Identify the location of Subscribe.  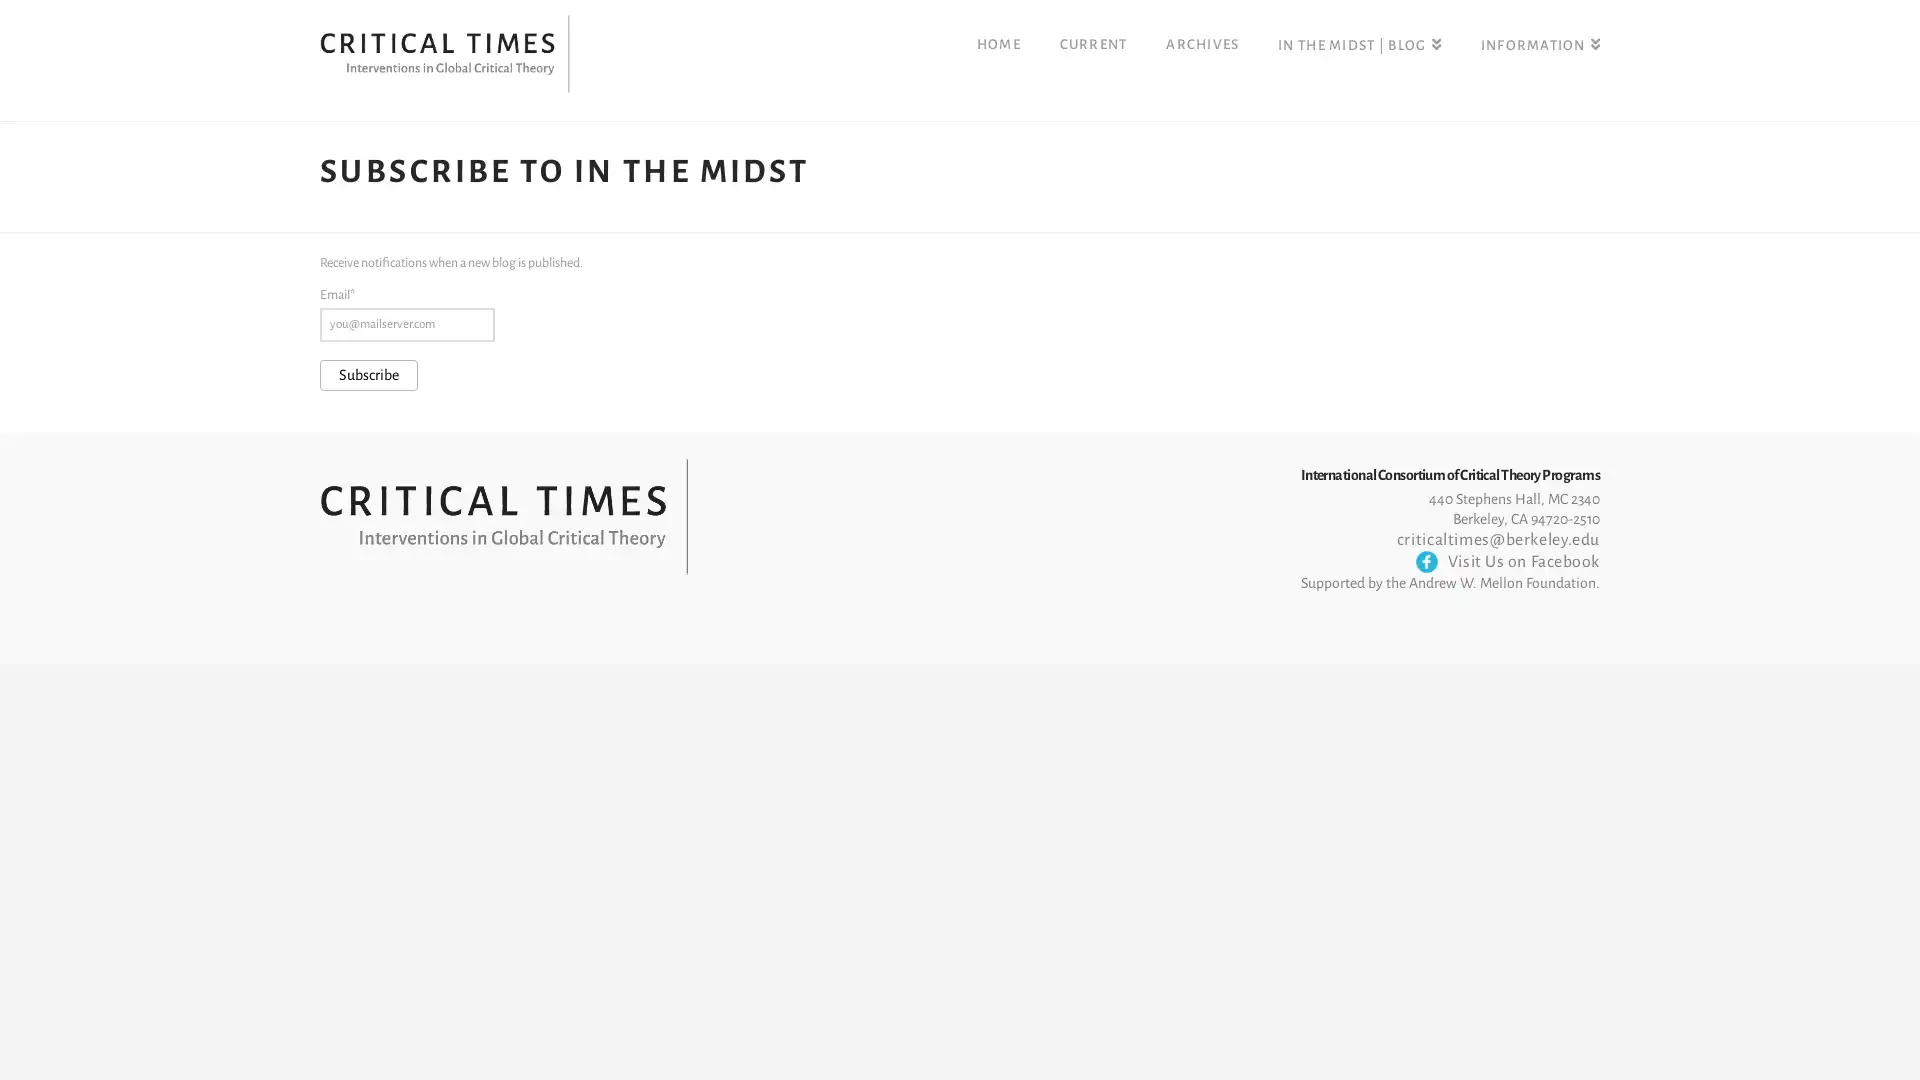
(369, 374).